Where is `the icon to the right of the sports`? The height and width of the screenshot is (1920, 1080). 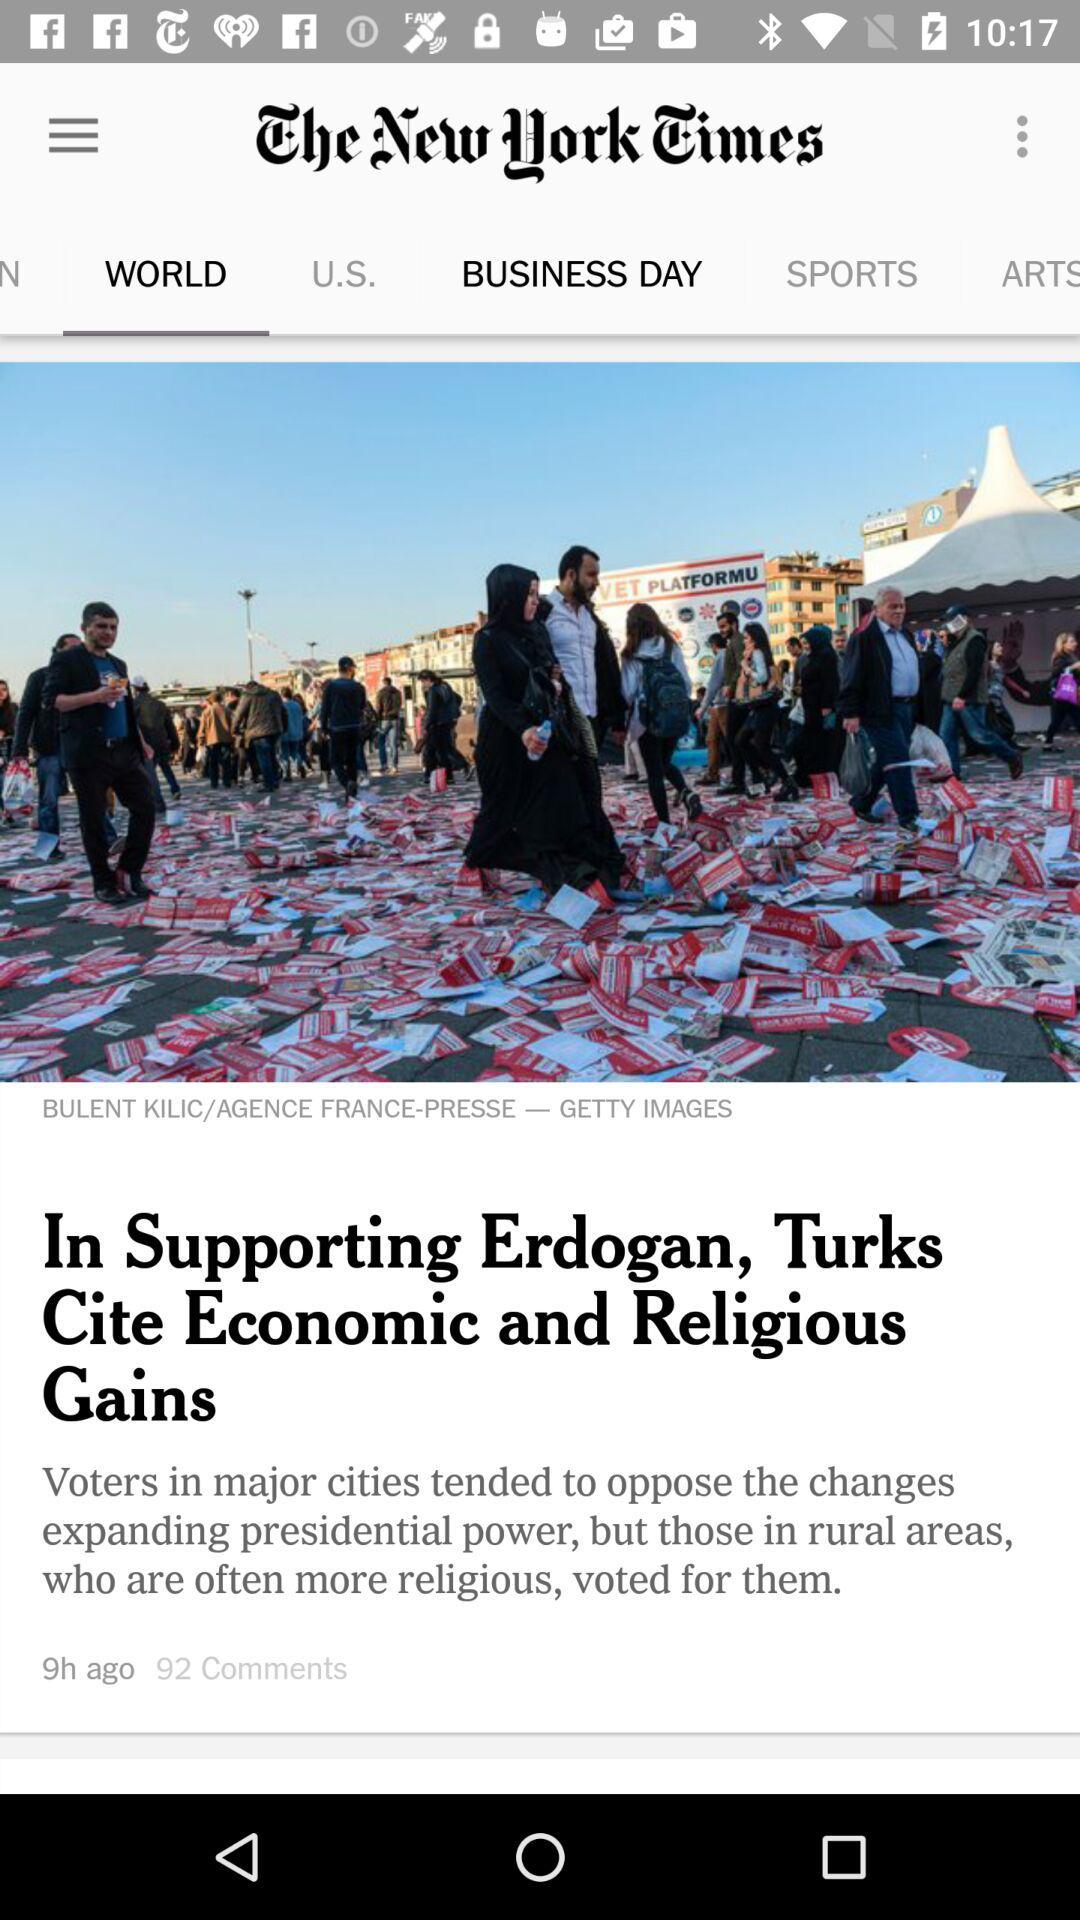 the icon to the right of the sports is located at coordinates (993, 272).